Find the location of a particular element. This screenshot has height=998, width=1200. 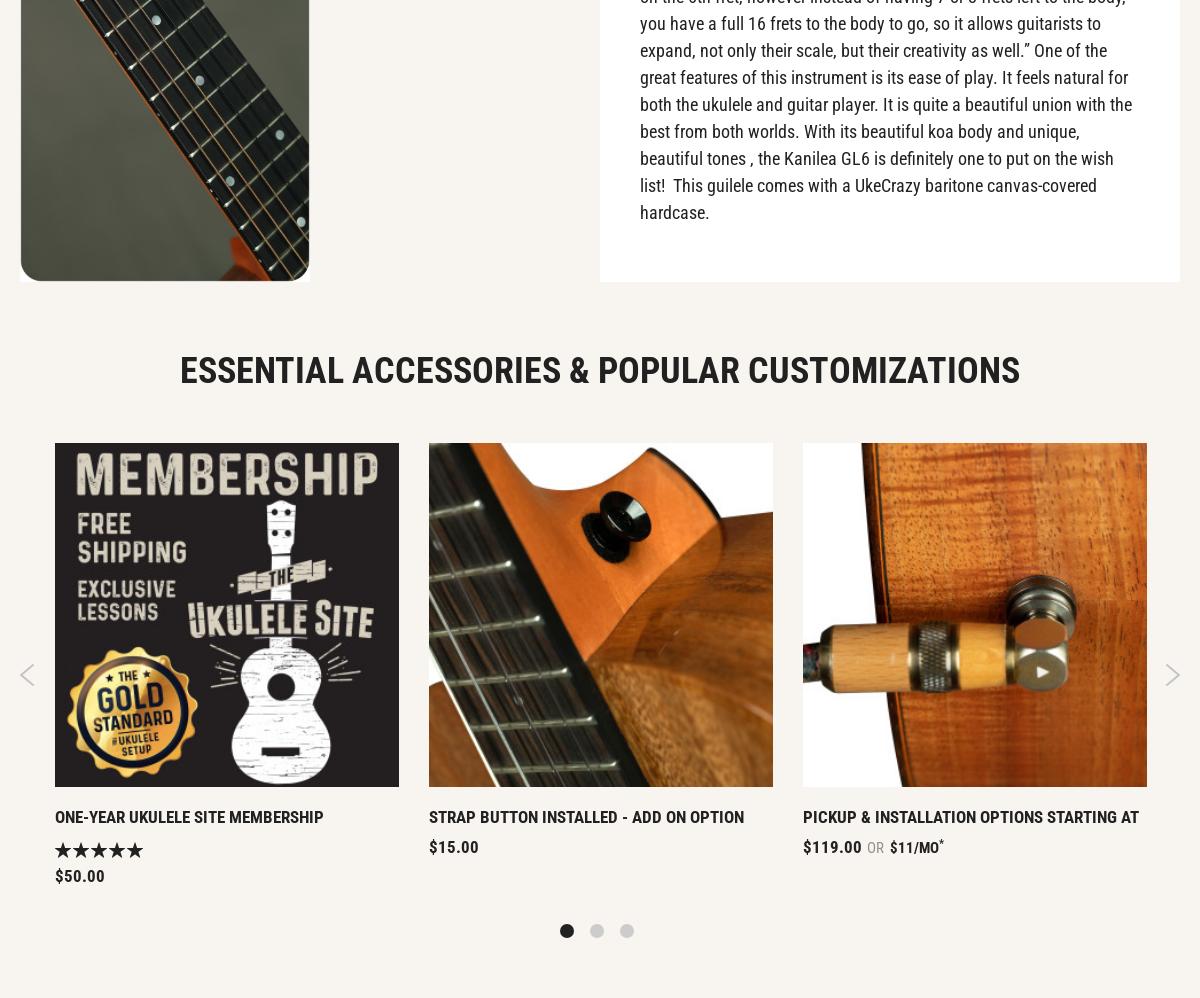

'Contact Us' is located at coordinates (999, 186).